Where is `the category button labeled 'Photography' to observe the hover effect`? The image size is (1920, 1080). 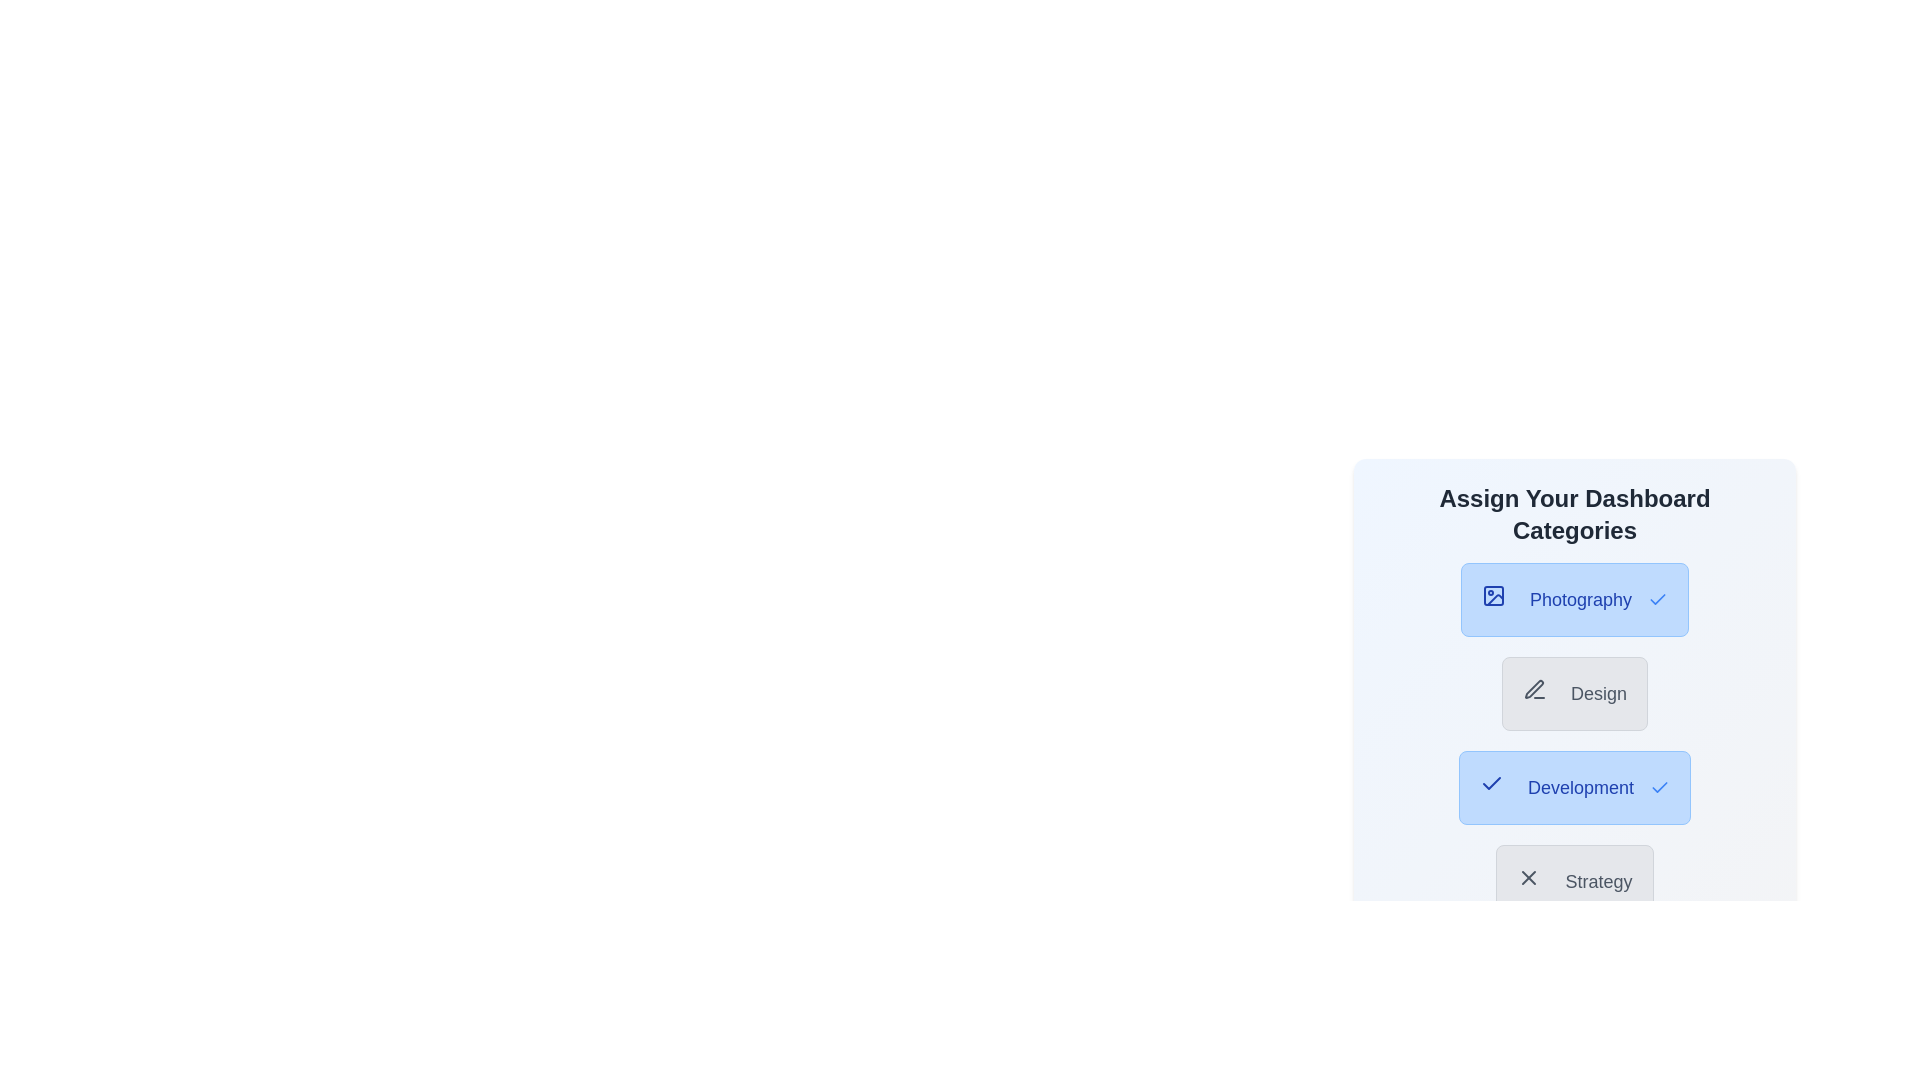
the category button labeled 'Photography' to observe the hover effect is located at coordinates (1573, 599).